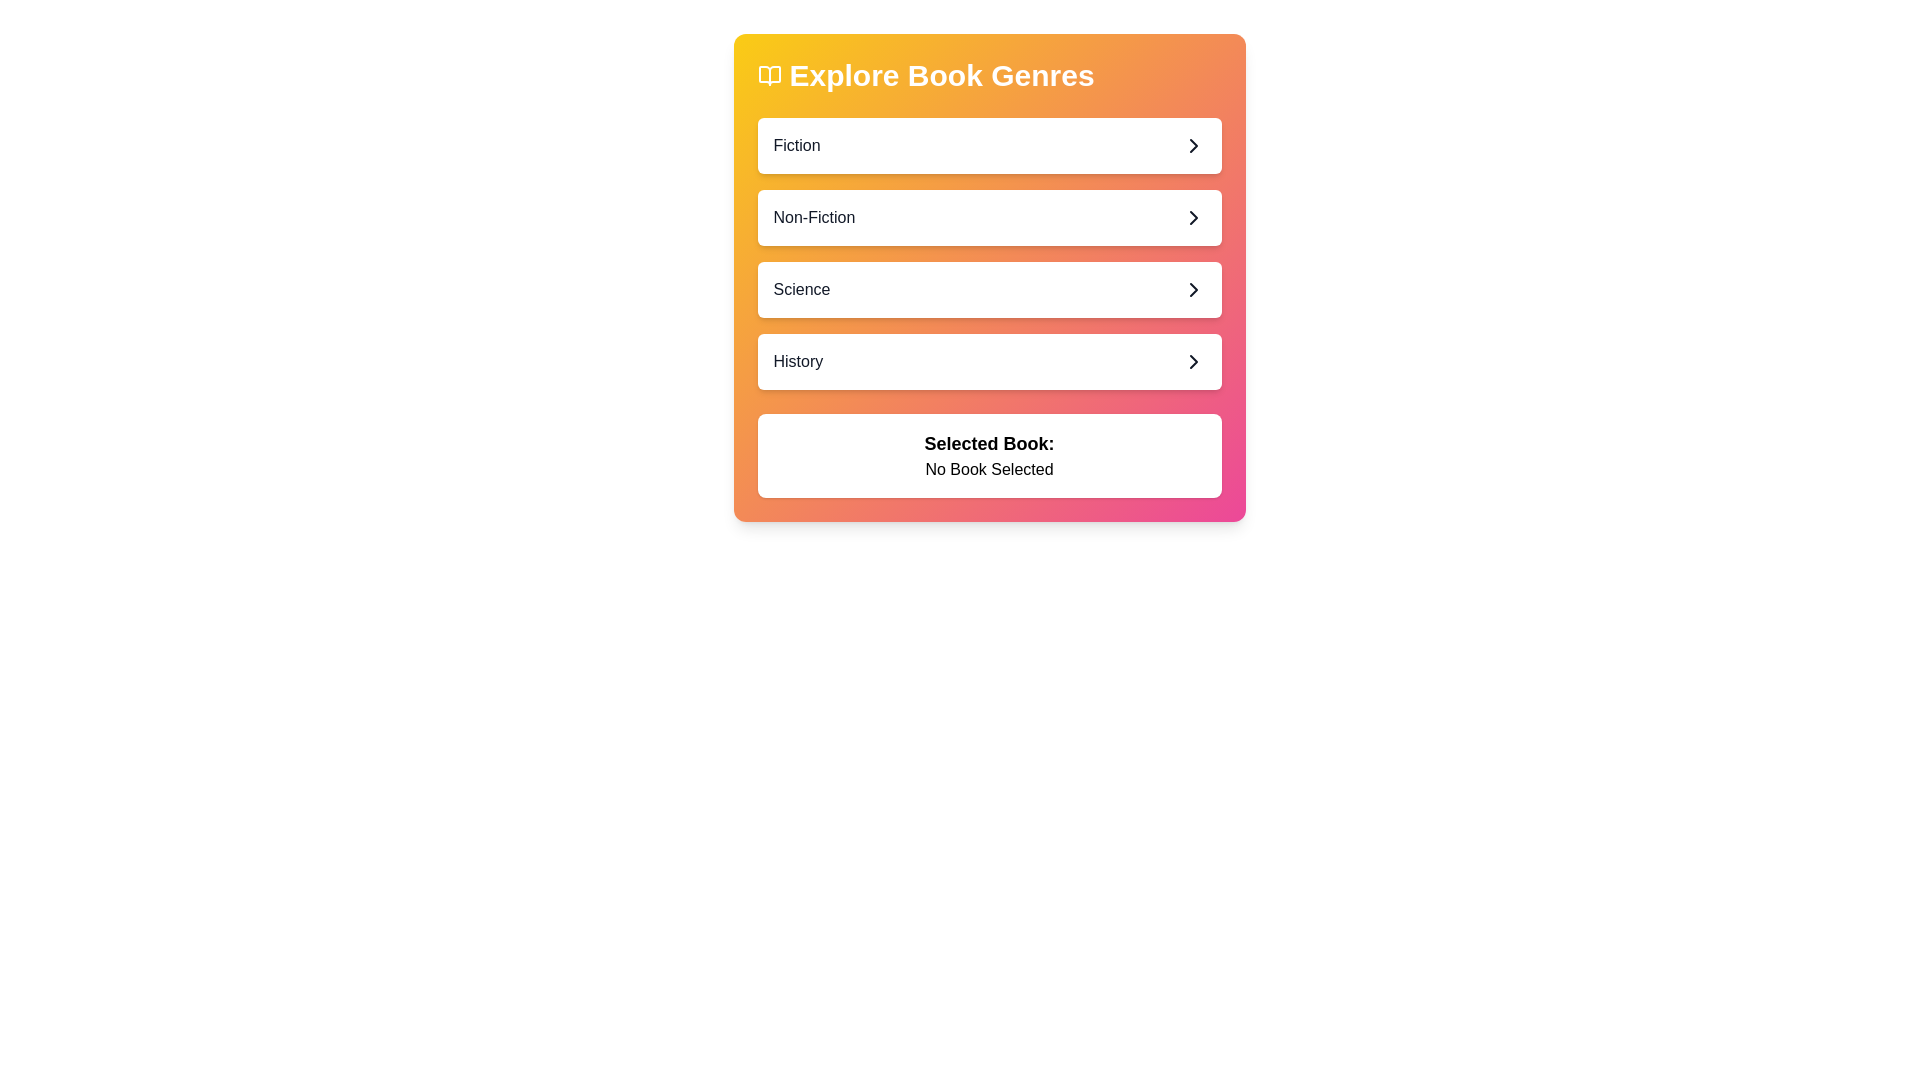 The width and height of the screenshot is (1920, 1080). What do you see at coordinates (814, 218) in the screenshot?
I see `the 'Non-Fiction' text label` at bounding box center [814, 218].